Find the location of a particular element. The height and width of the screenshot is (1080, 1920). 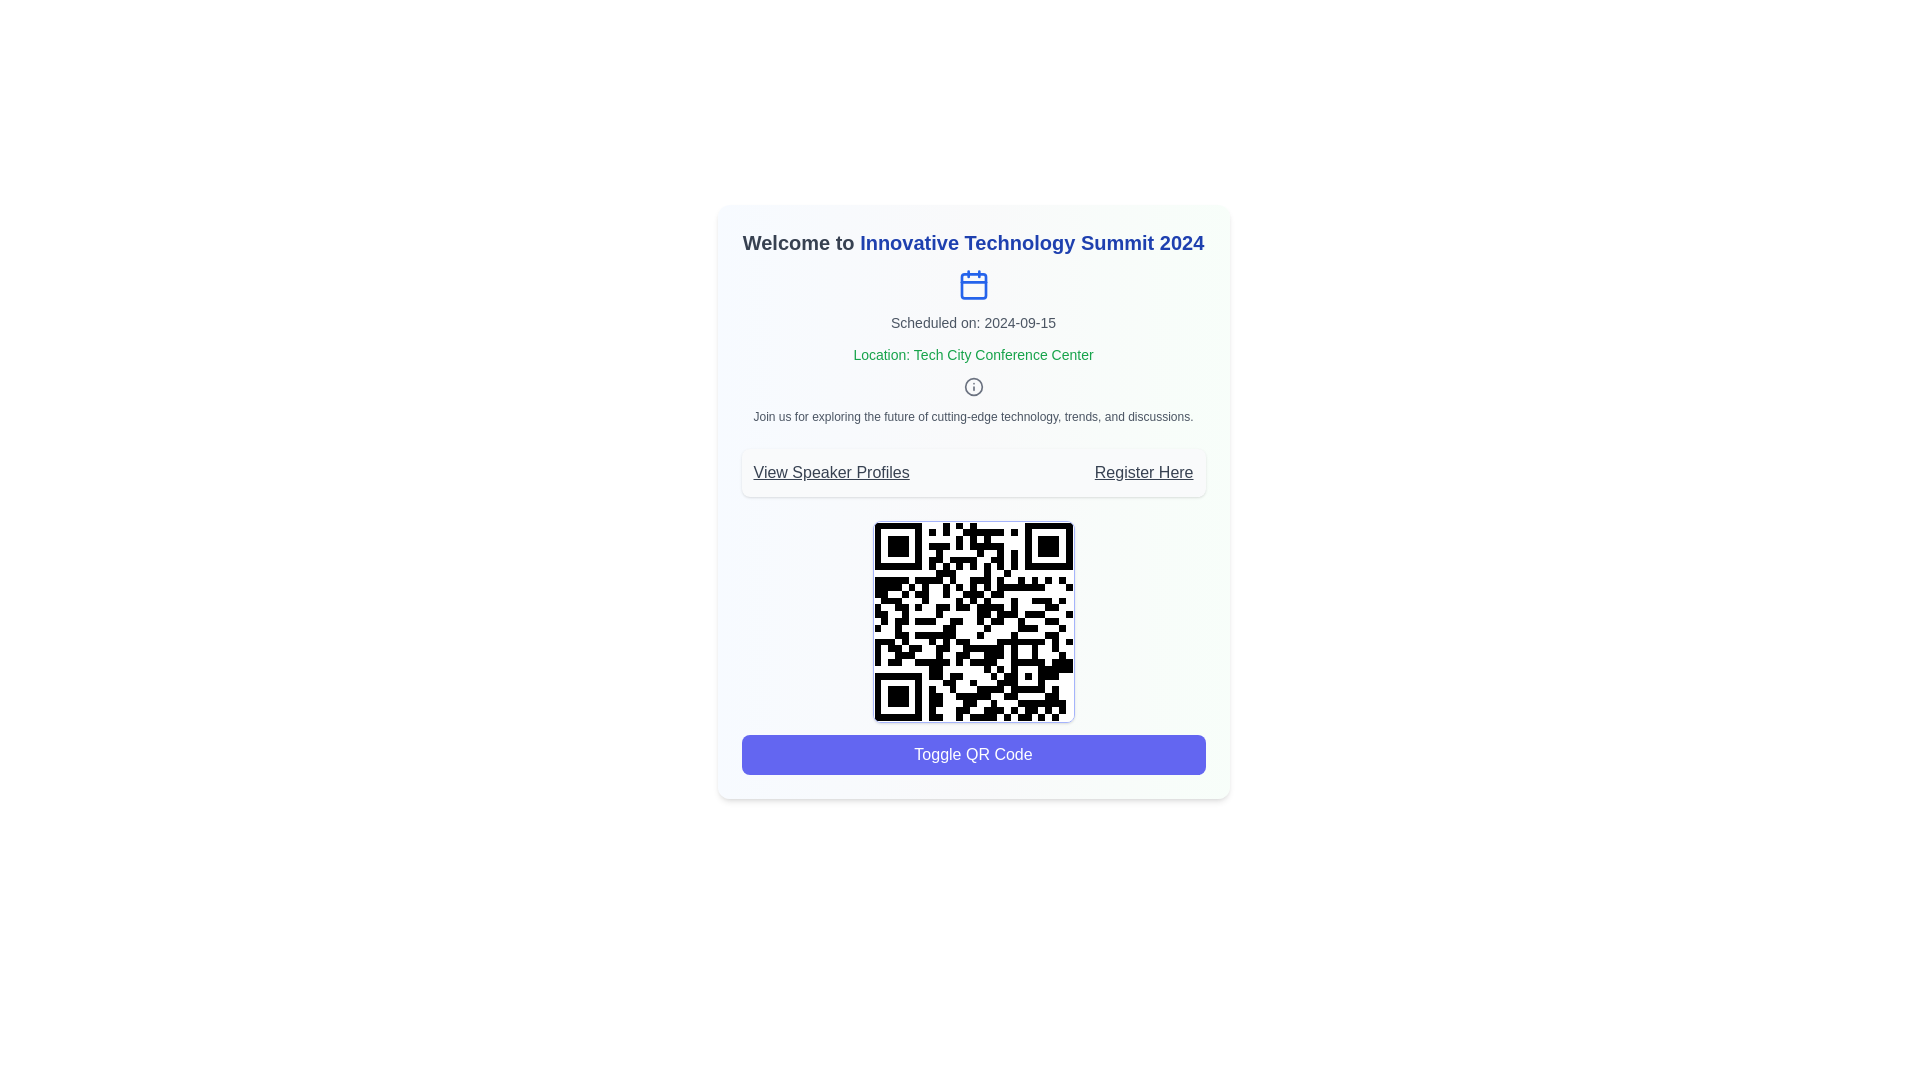

the QR Code component that provides a scannable QR Code for accessing the registration page for the 2024 conference is located at coordinates (973, 620).